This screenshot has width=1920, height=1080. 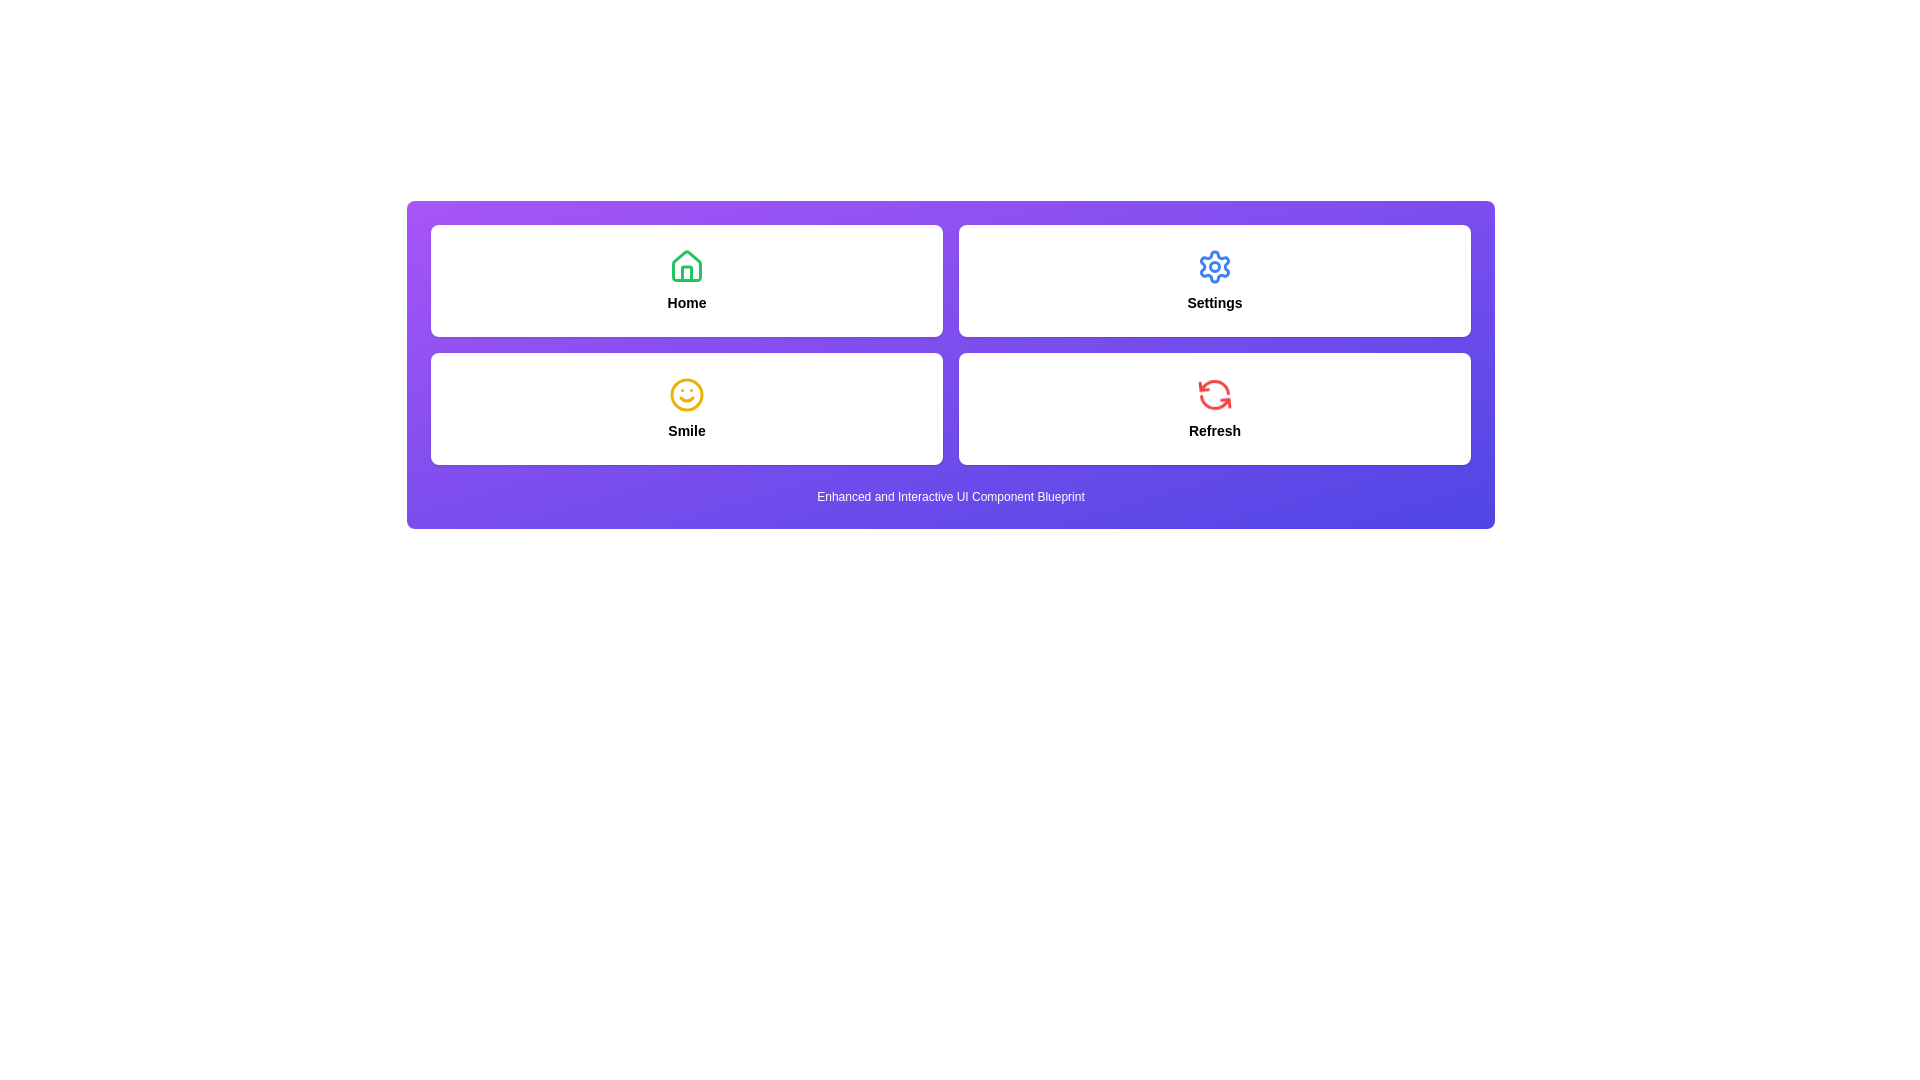 What do you see at coordinates (686, 407) in the screenshot?
I see `the 'Smile' button located` at bounding box center [686, 407].